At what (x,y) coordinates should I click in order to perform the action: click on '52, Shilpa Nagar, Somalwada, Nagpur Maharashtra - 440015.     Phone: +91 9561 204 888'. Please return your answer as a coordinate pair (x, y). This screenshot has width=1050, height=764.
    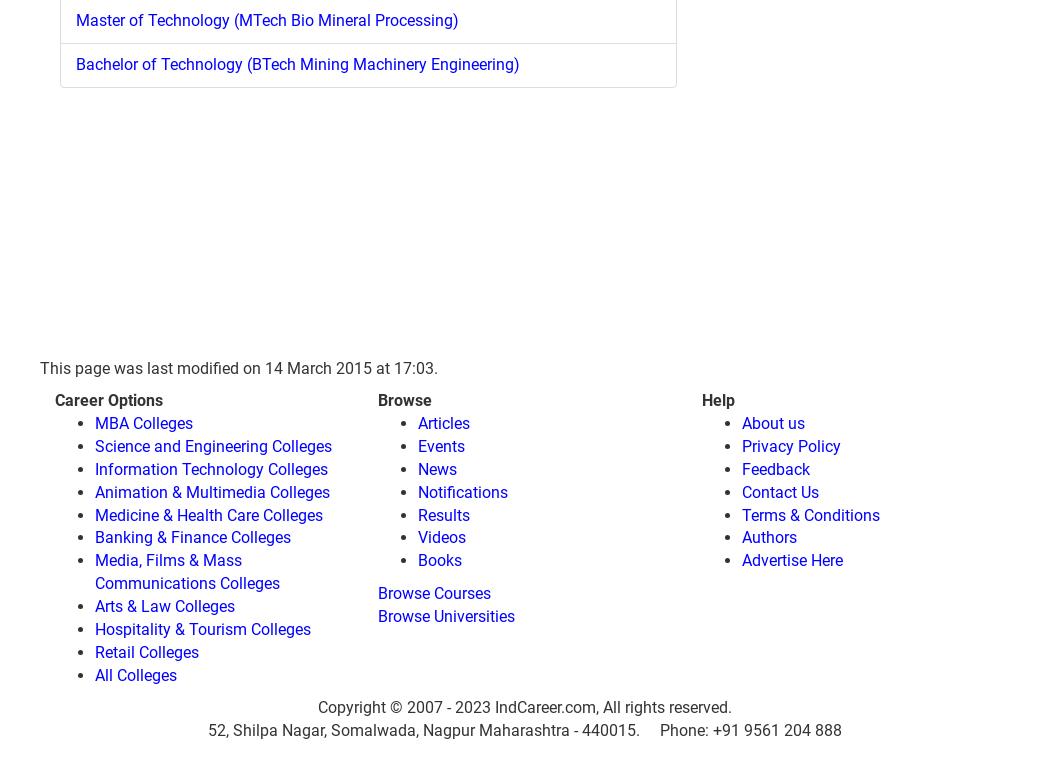
    Looking at the image, I should click on (207, 730).